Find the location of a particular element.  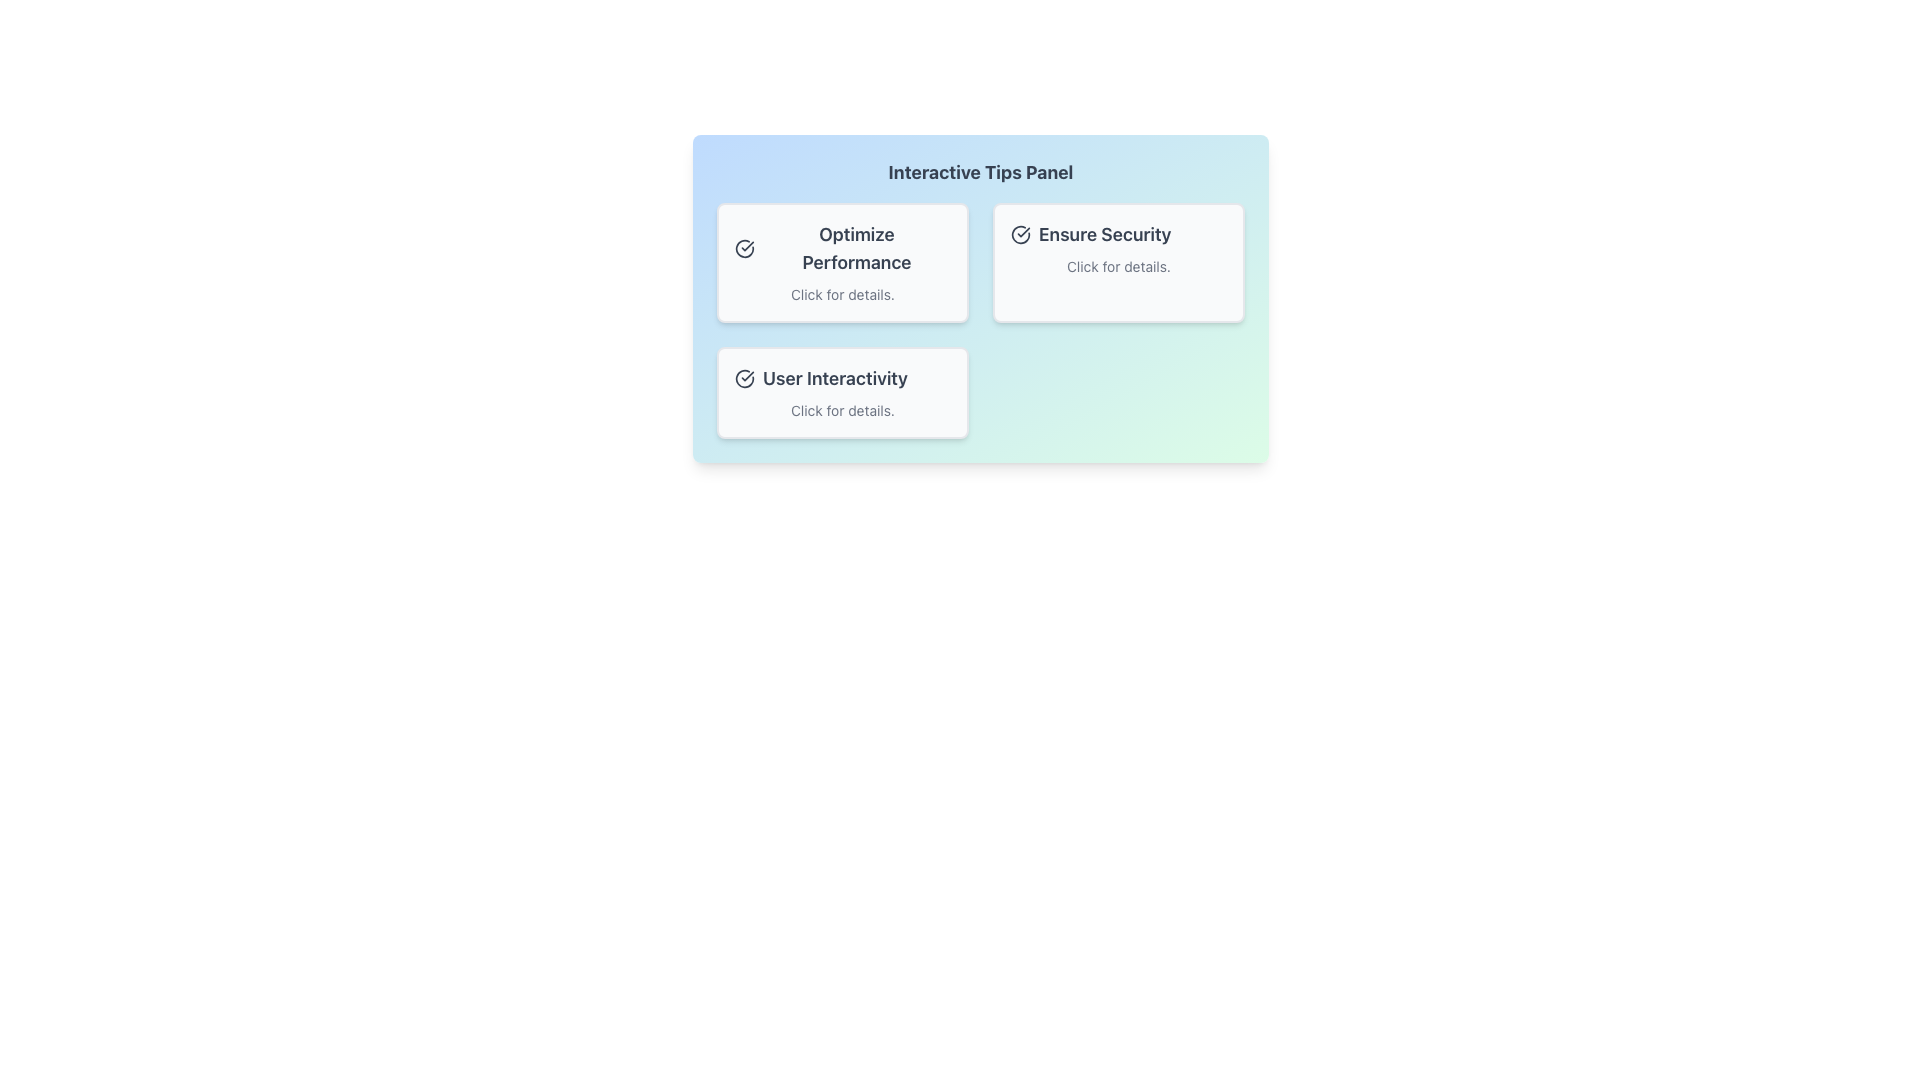

text of the Textual Label located in the upper-right card of the grid layout that conveys the tip's focus area is located at coordinates (1117, 234).